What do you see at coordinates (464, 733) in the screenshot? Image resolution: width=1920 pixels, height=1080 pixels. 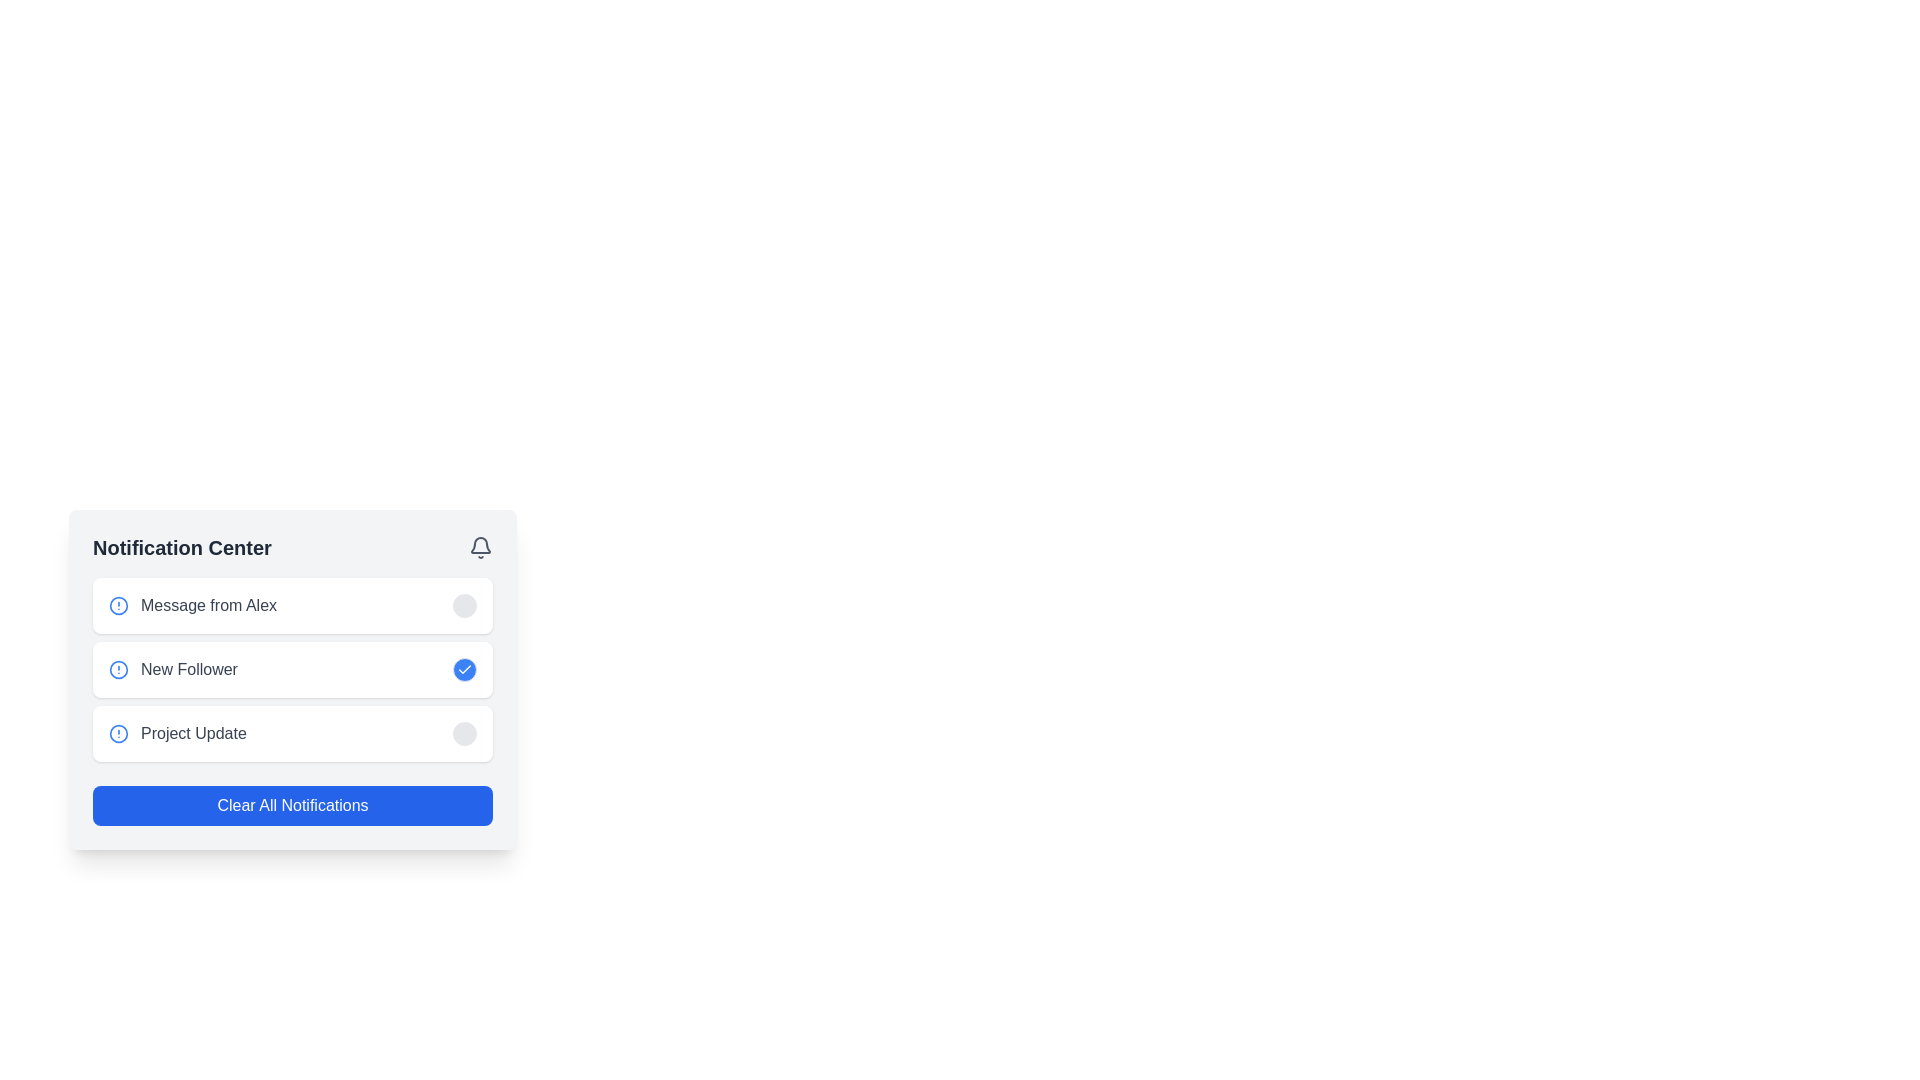 I see `the circular button with a light gray background located on the right side of the 'Project Update' notification block at the bottom of the notification list` at bounding box center [464, 733].